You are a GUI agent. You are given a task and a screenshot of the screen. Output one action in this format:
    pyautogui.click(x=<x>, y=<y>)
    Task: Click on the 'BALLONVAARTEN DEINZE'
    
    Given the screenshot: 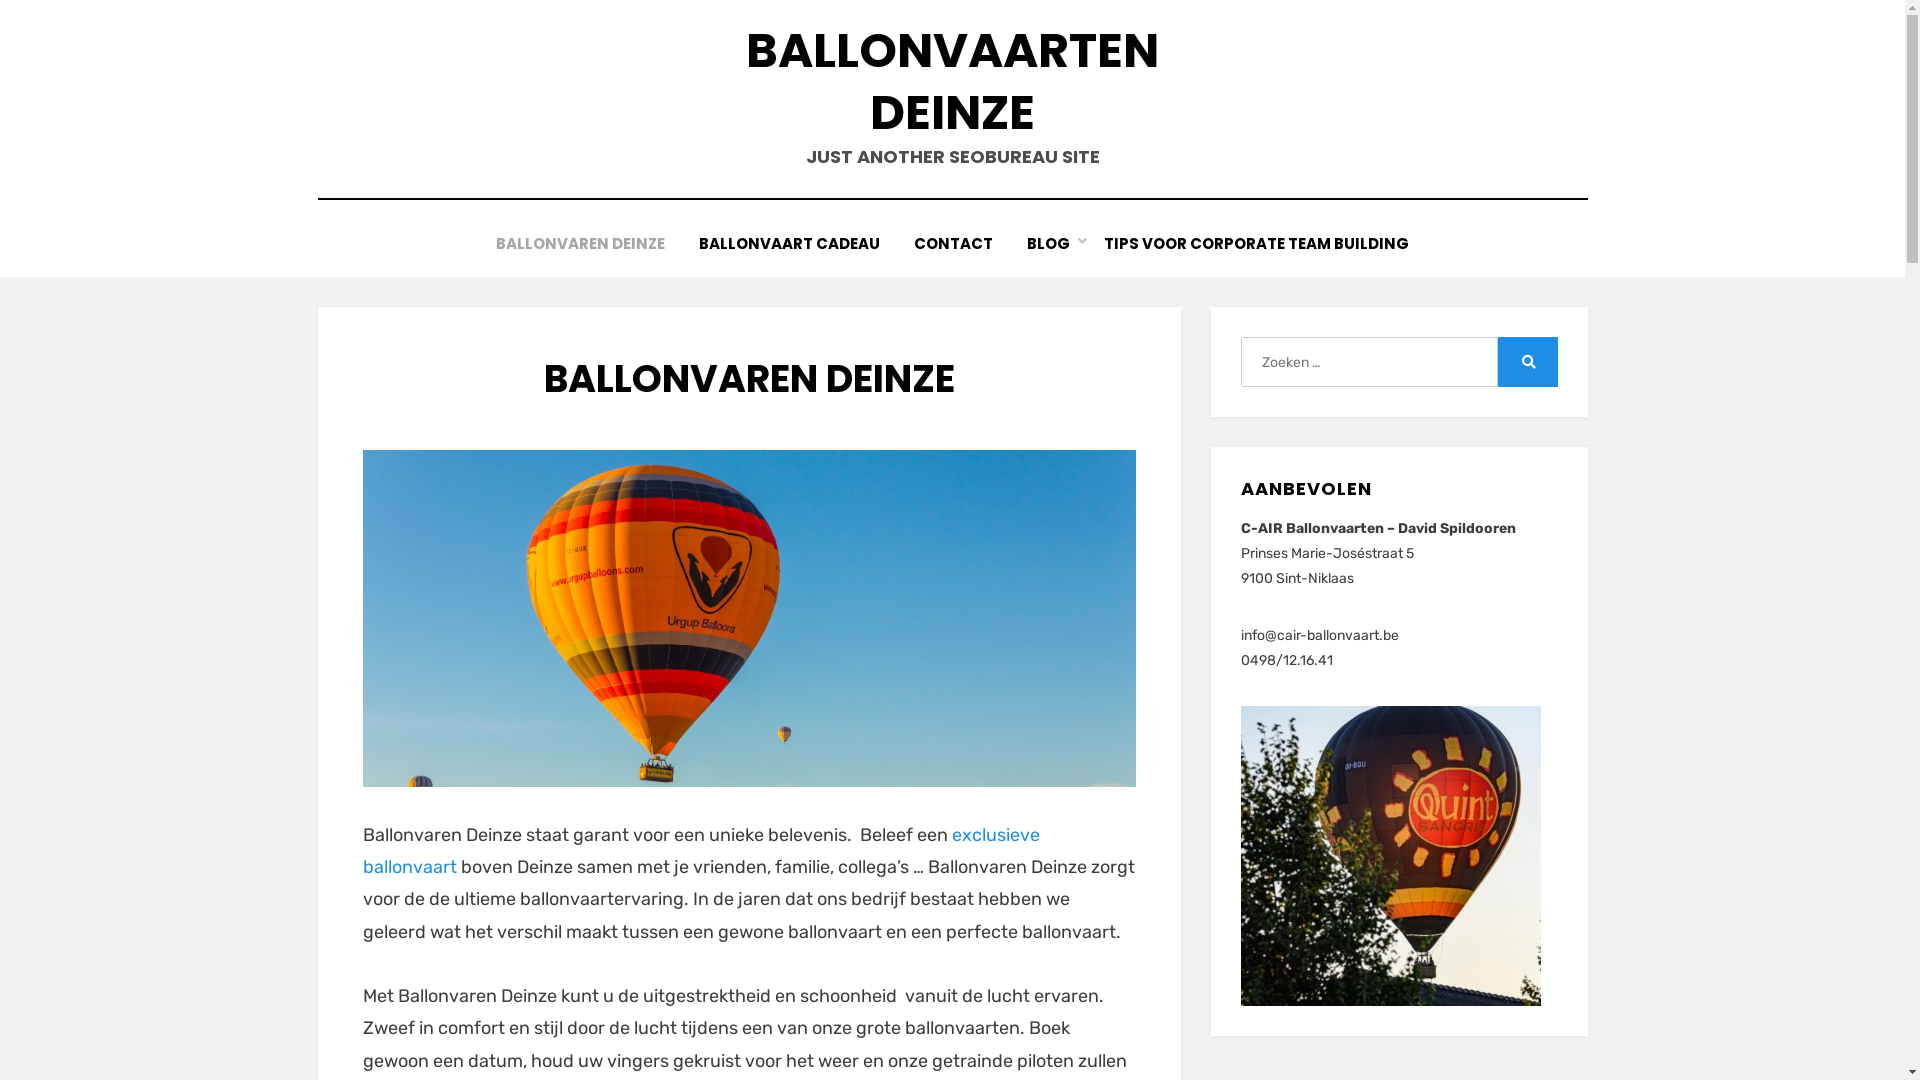 What is the action you would take?
    pyautogui.click(x=951, y=80)
    